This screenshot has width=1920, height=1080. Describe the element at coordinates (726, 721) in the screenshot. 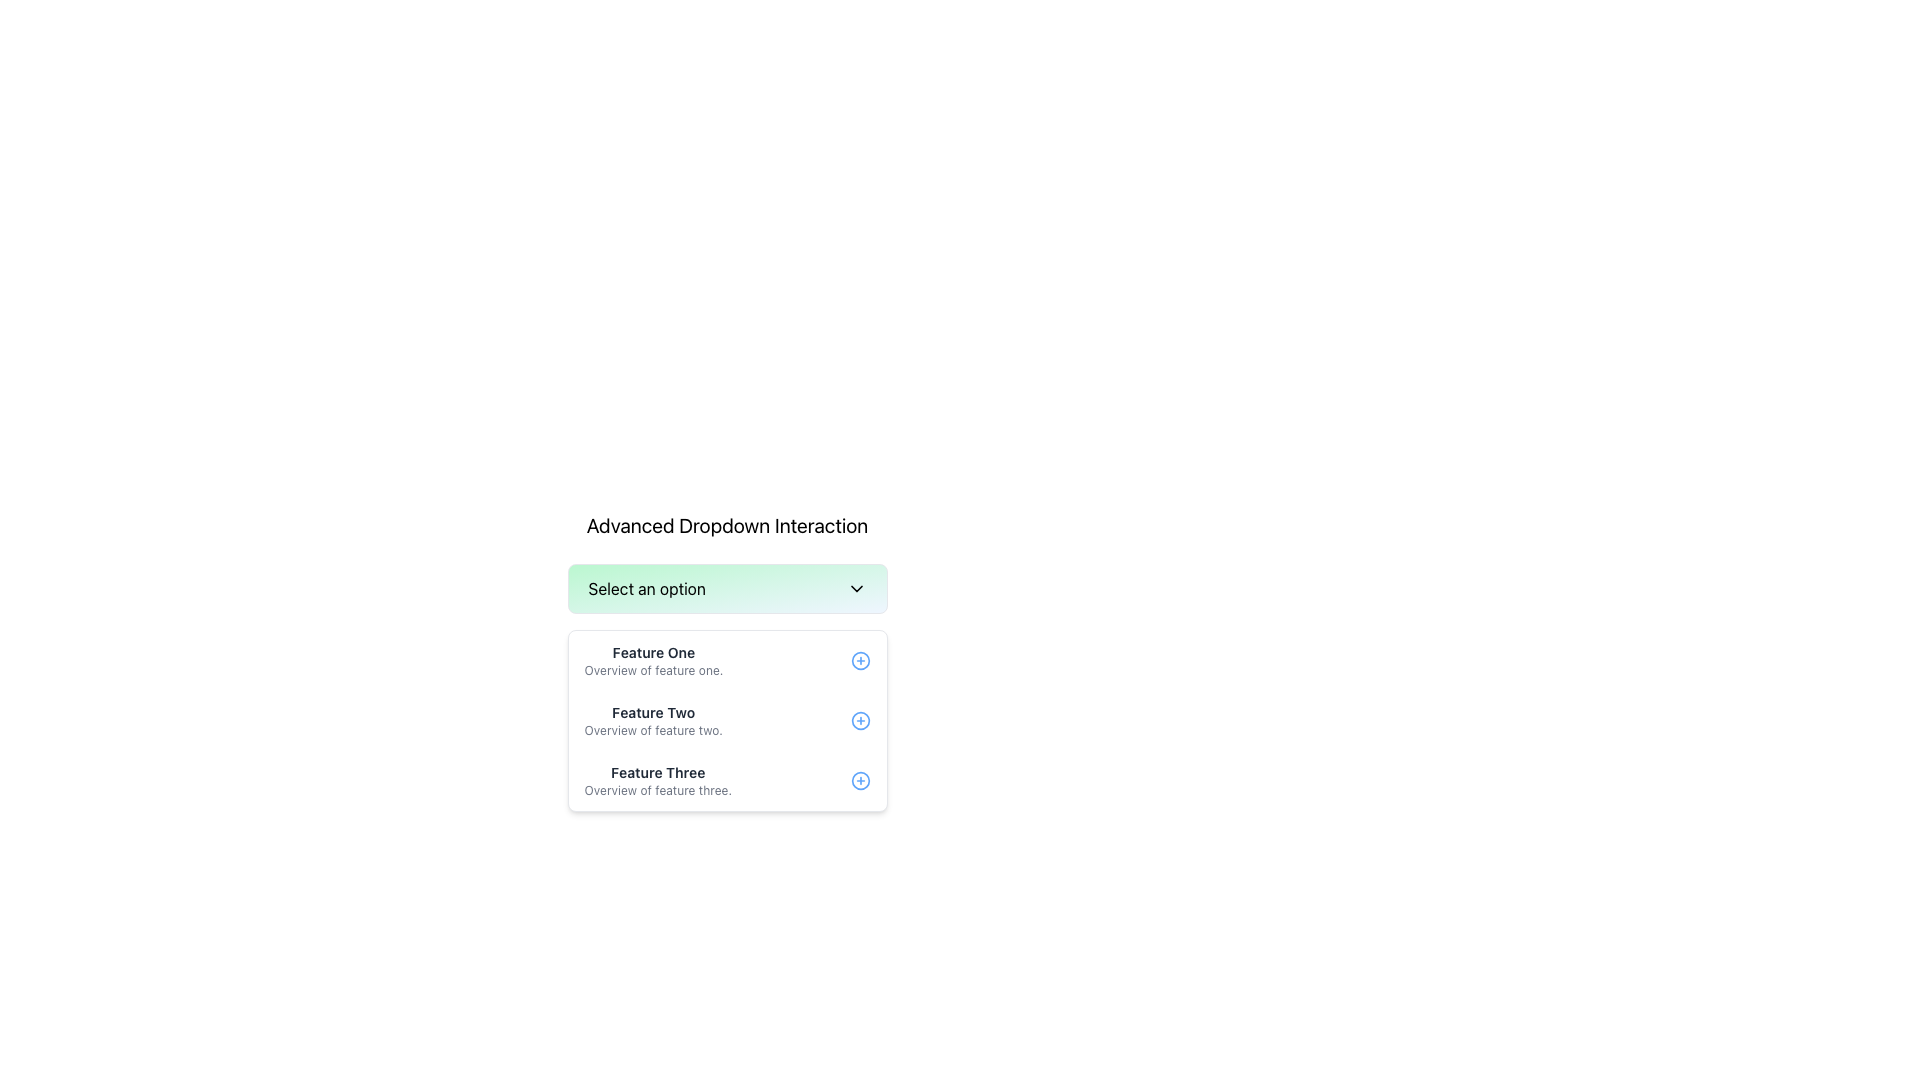

I see `the second entry` at that location.